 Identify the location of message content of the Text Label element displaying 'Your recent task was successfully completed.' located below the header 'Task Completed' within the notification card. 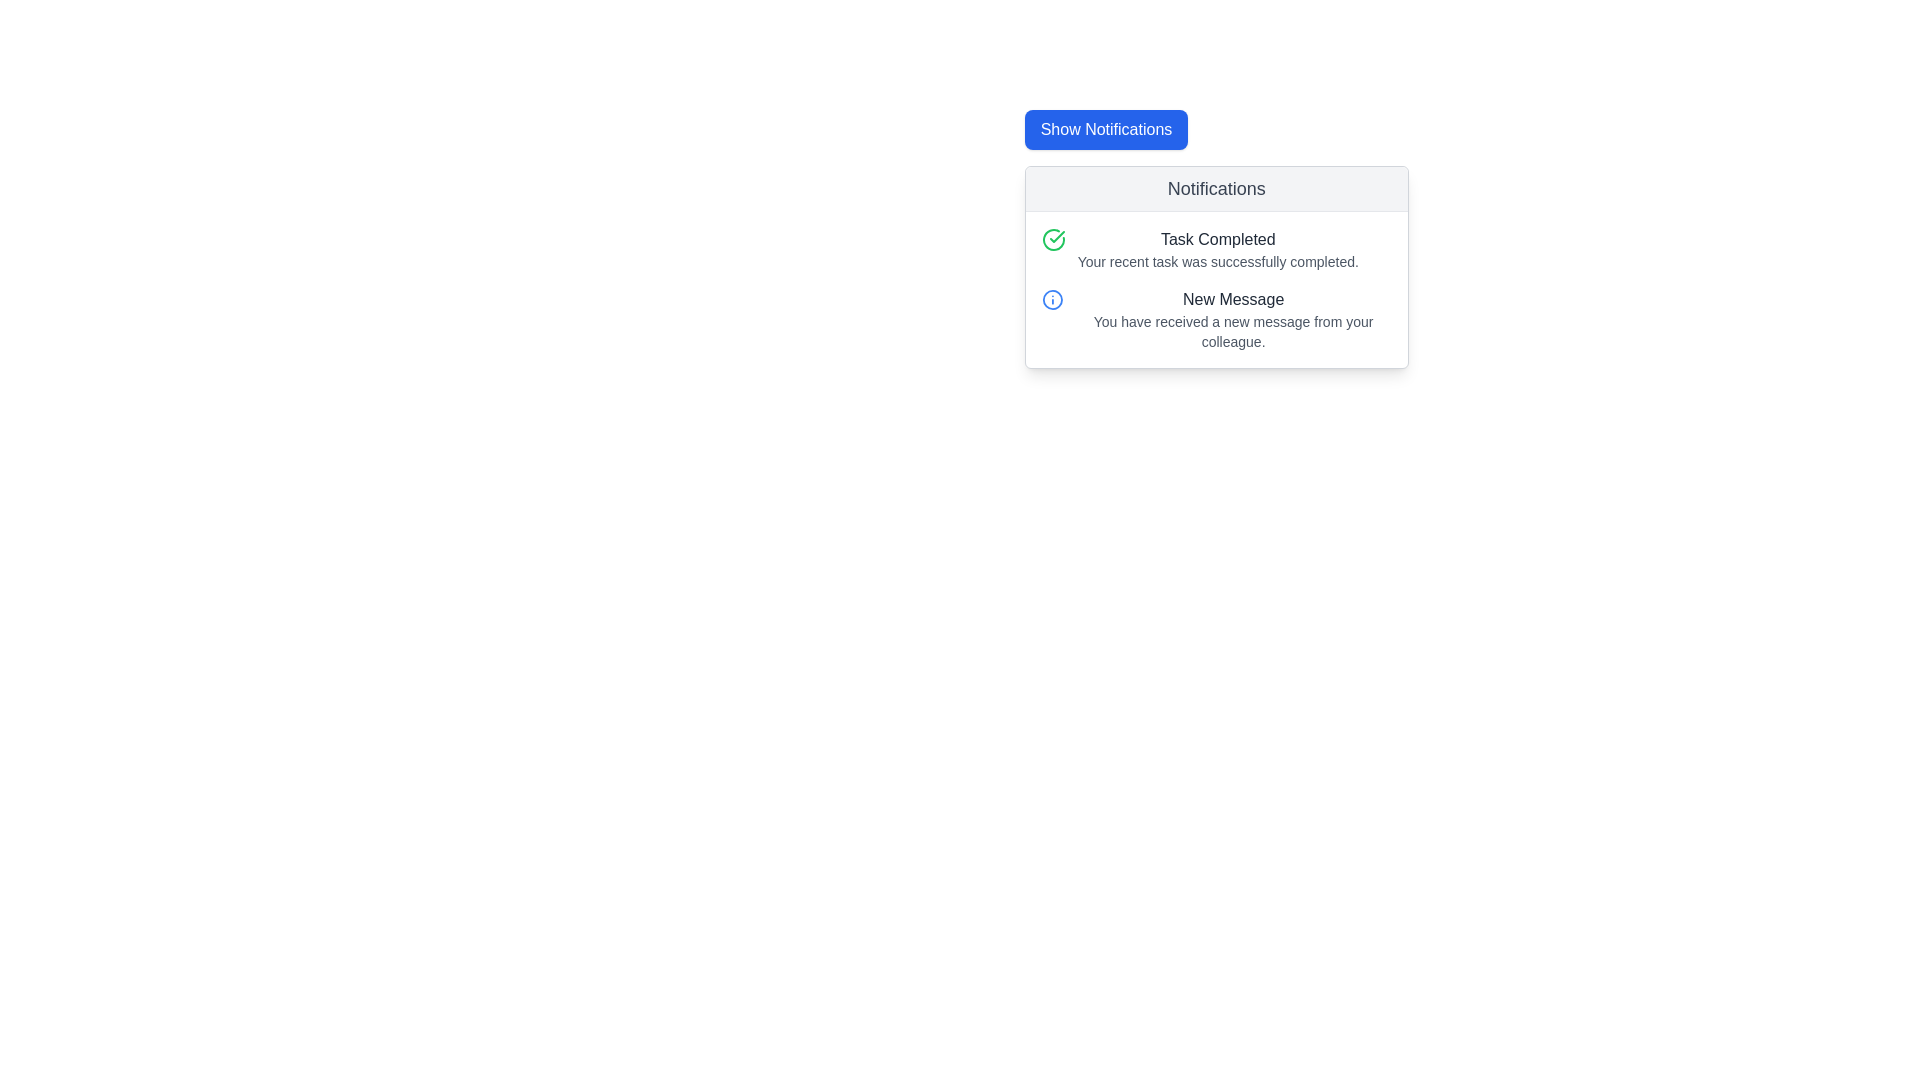
(1217, 261).